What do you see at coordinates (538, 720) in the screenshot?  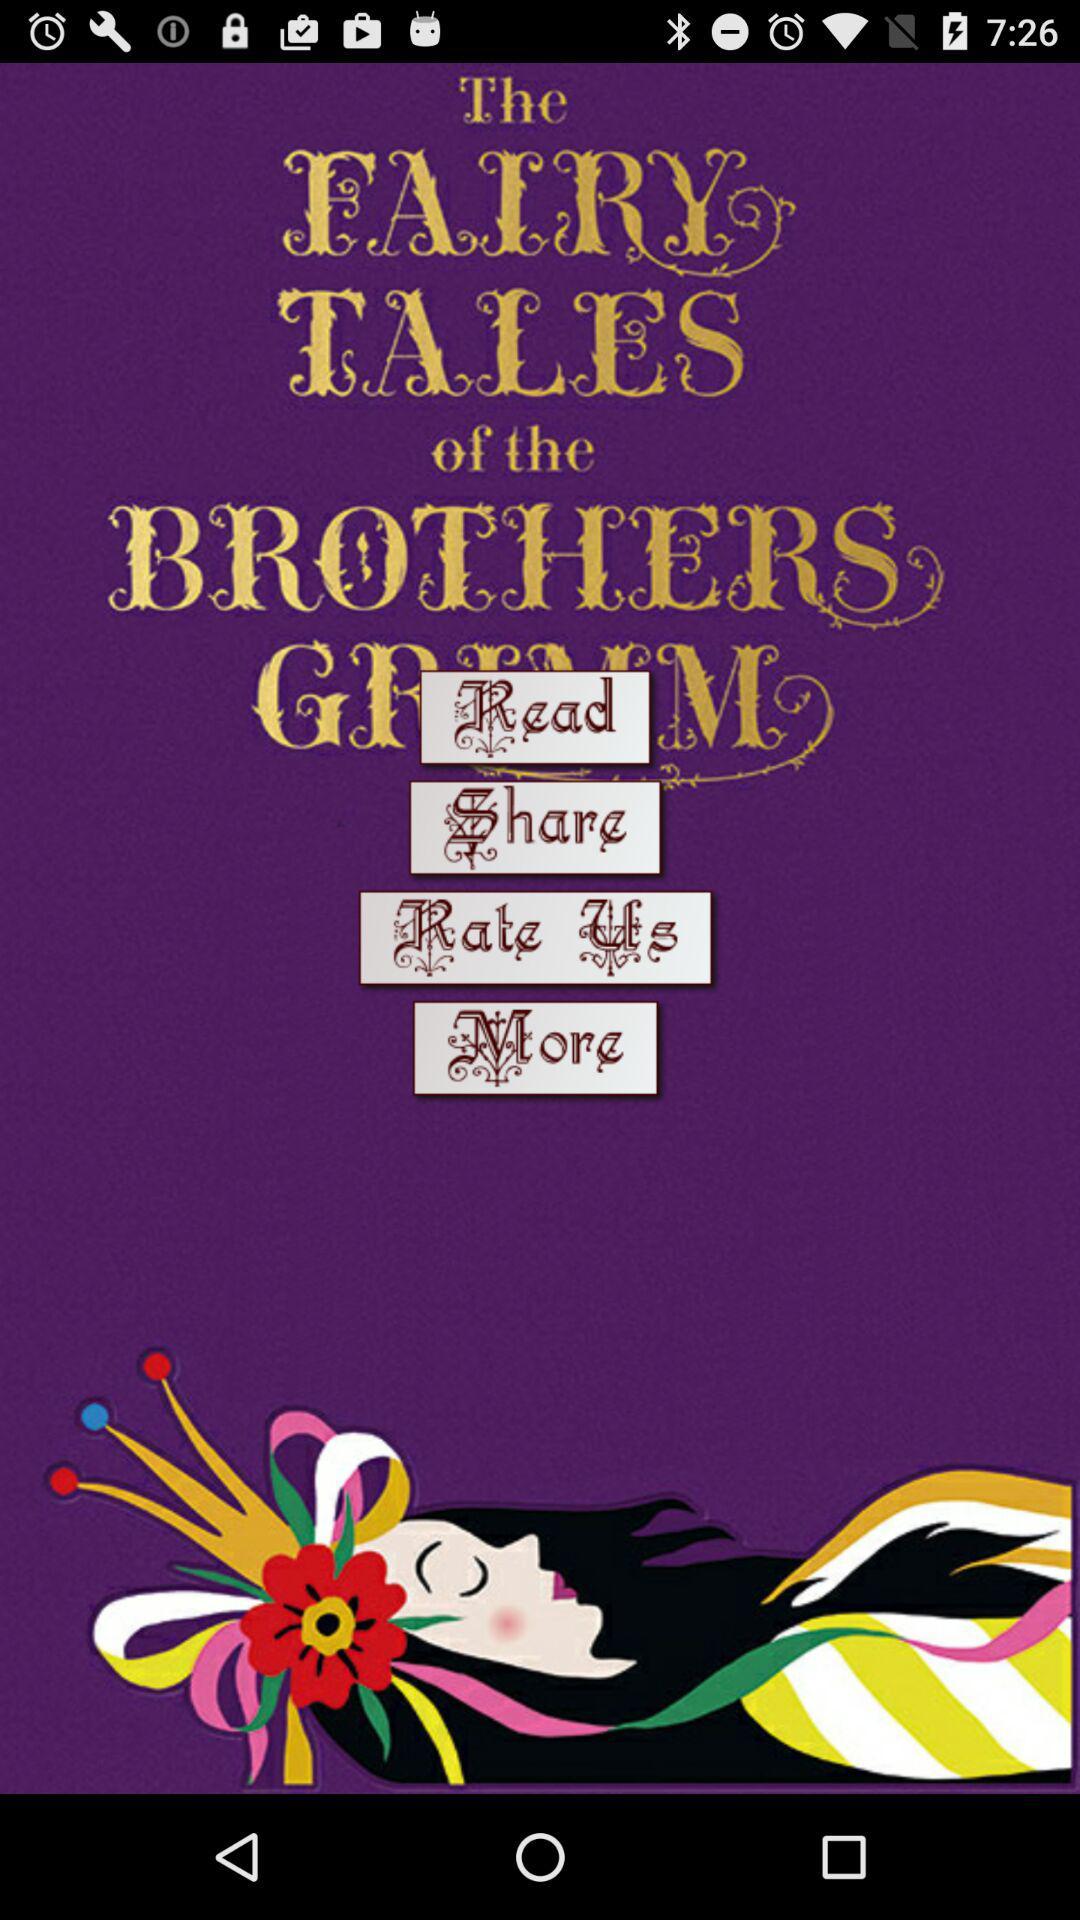 I see `read book` at bounding box center [538, 720].